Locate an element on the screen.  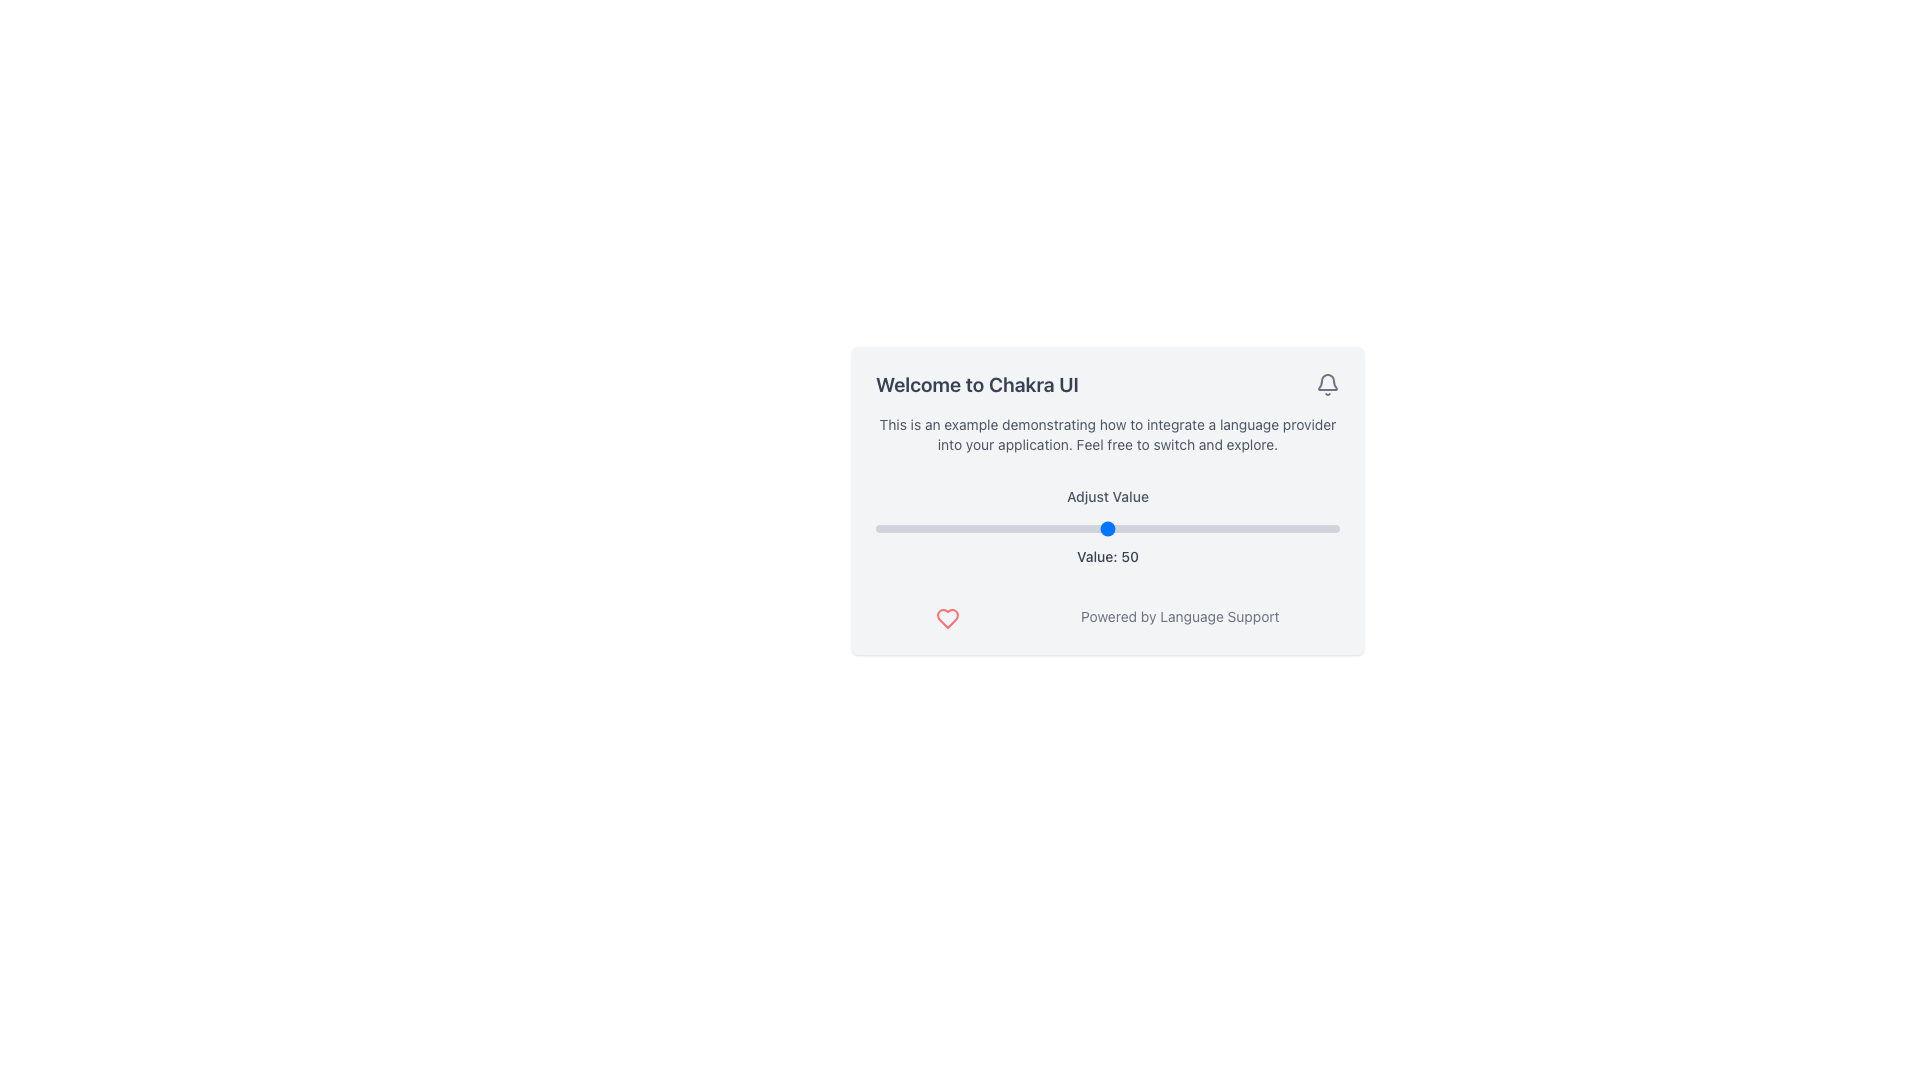
the bell icon located to the right of the header text 'Welcome to Chakra UI' is located at coordinates (1328, 385).